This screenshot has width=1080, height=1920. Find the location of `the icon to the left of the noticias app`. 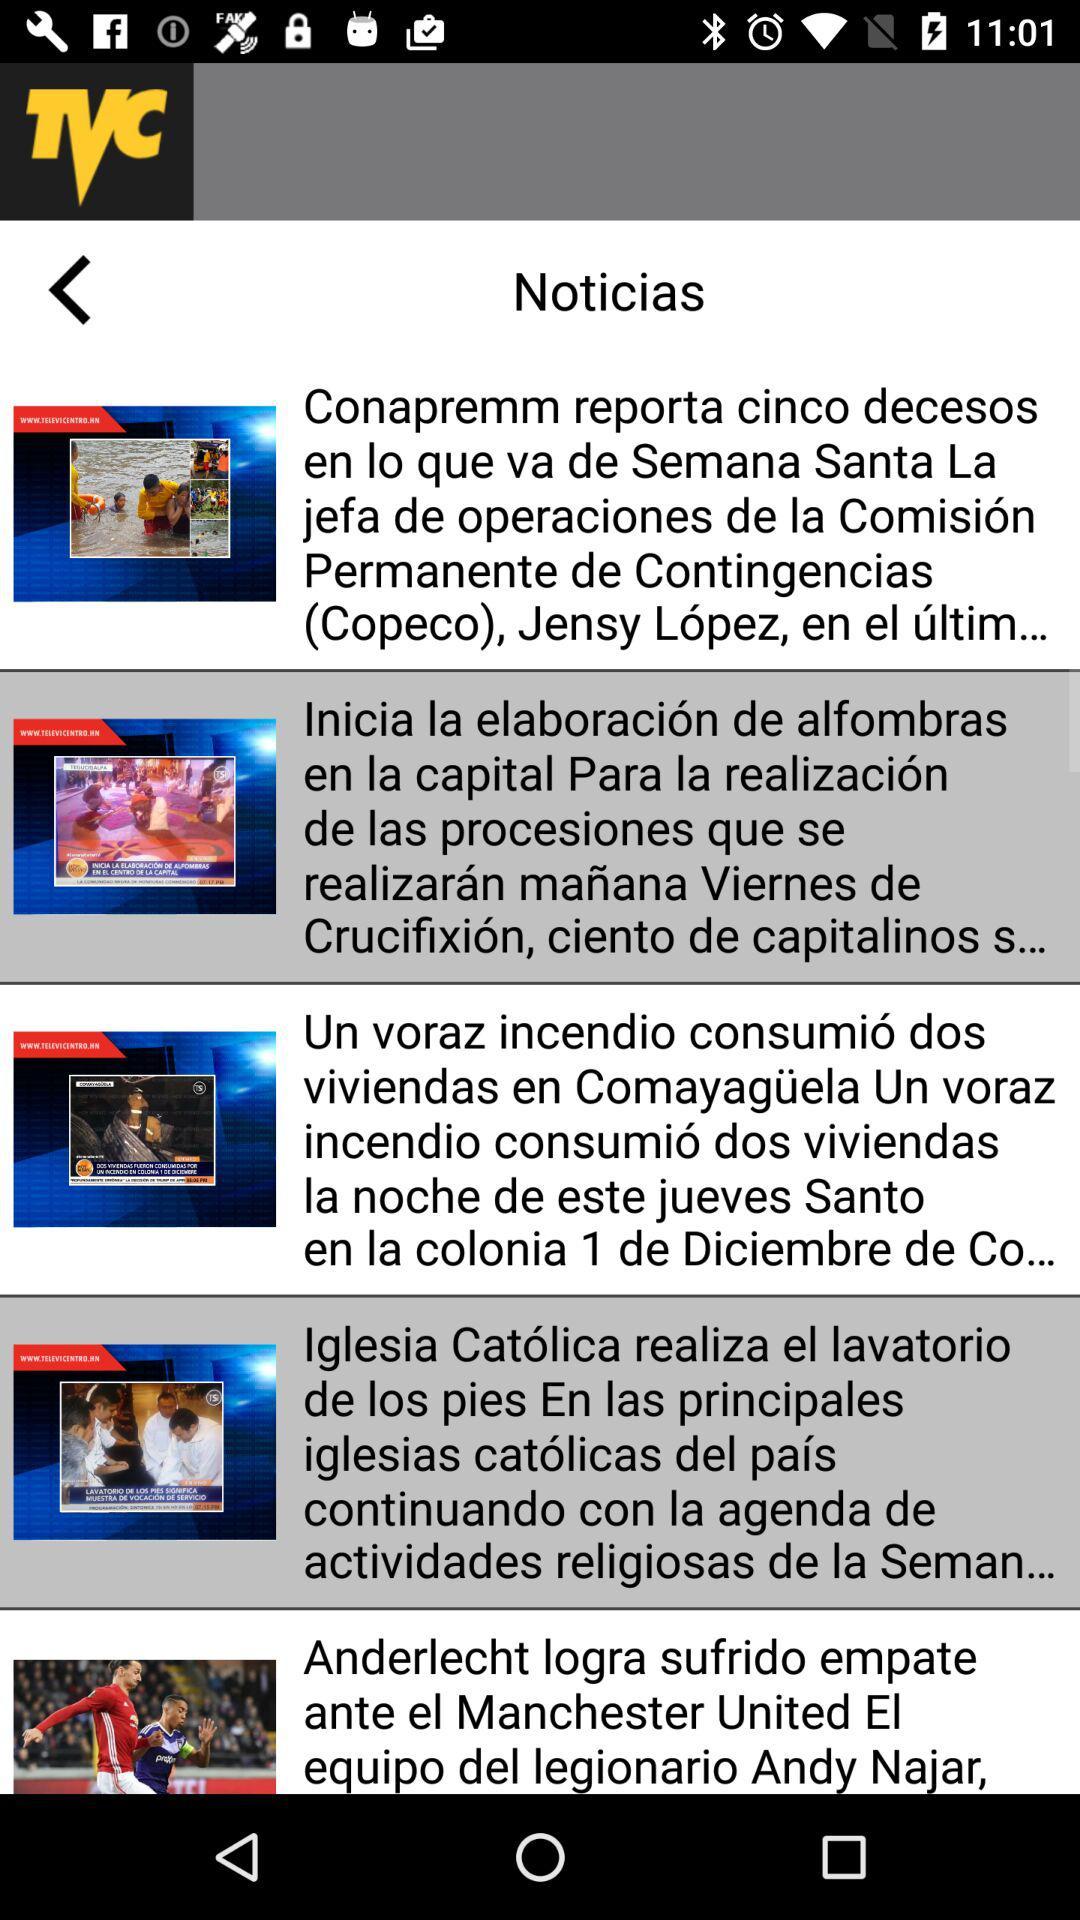

the icon to the left of the noticias app is located at coordinates (68, 288).